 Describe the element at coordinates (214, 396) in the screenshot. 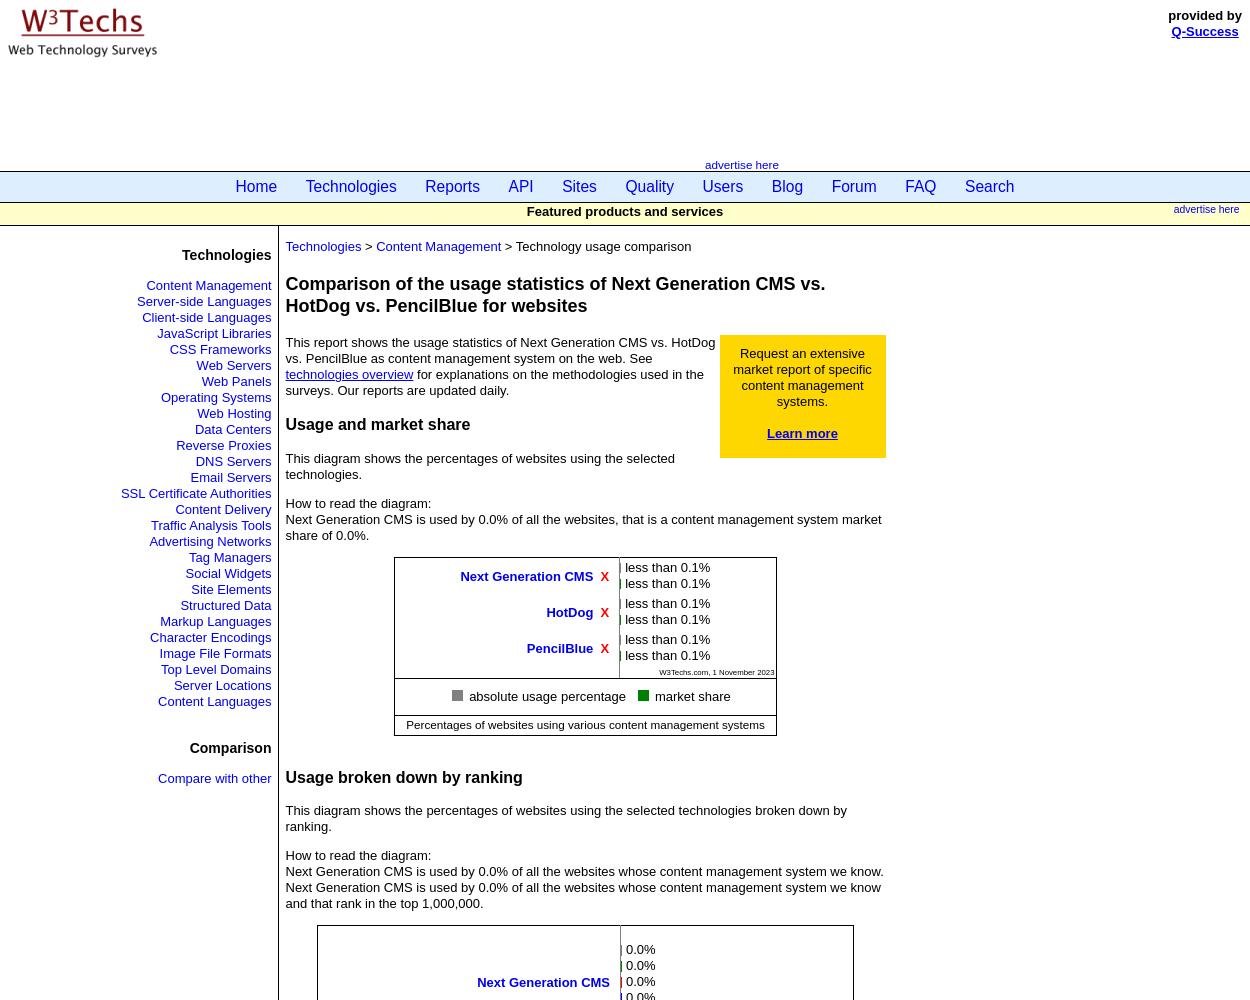

I see `'Operating Systems'` at that location.